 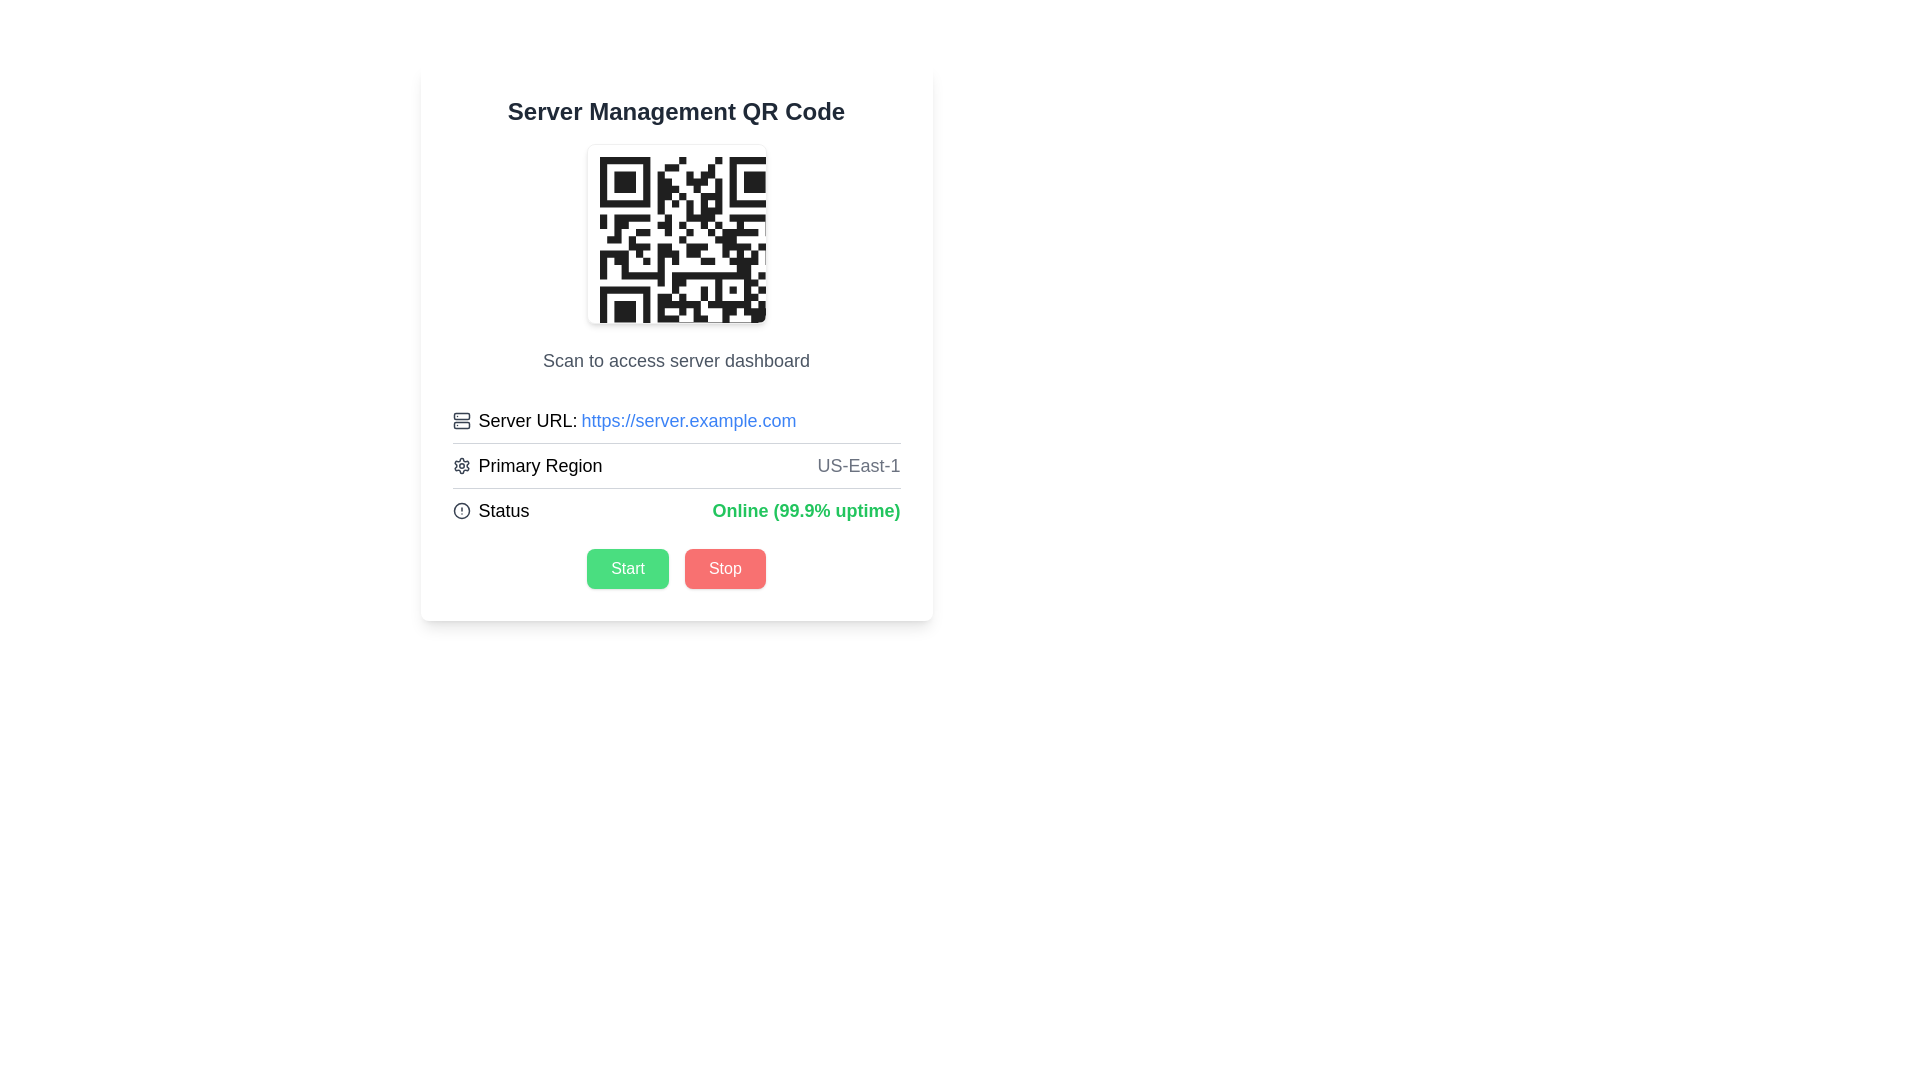 What do you see at coordinates (676, 233) in the screenshot?
I see `the QR code positioned centrally above the text 'Scan to access server dashboard'` at bounding box center [676, 233].